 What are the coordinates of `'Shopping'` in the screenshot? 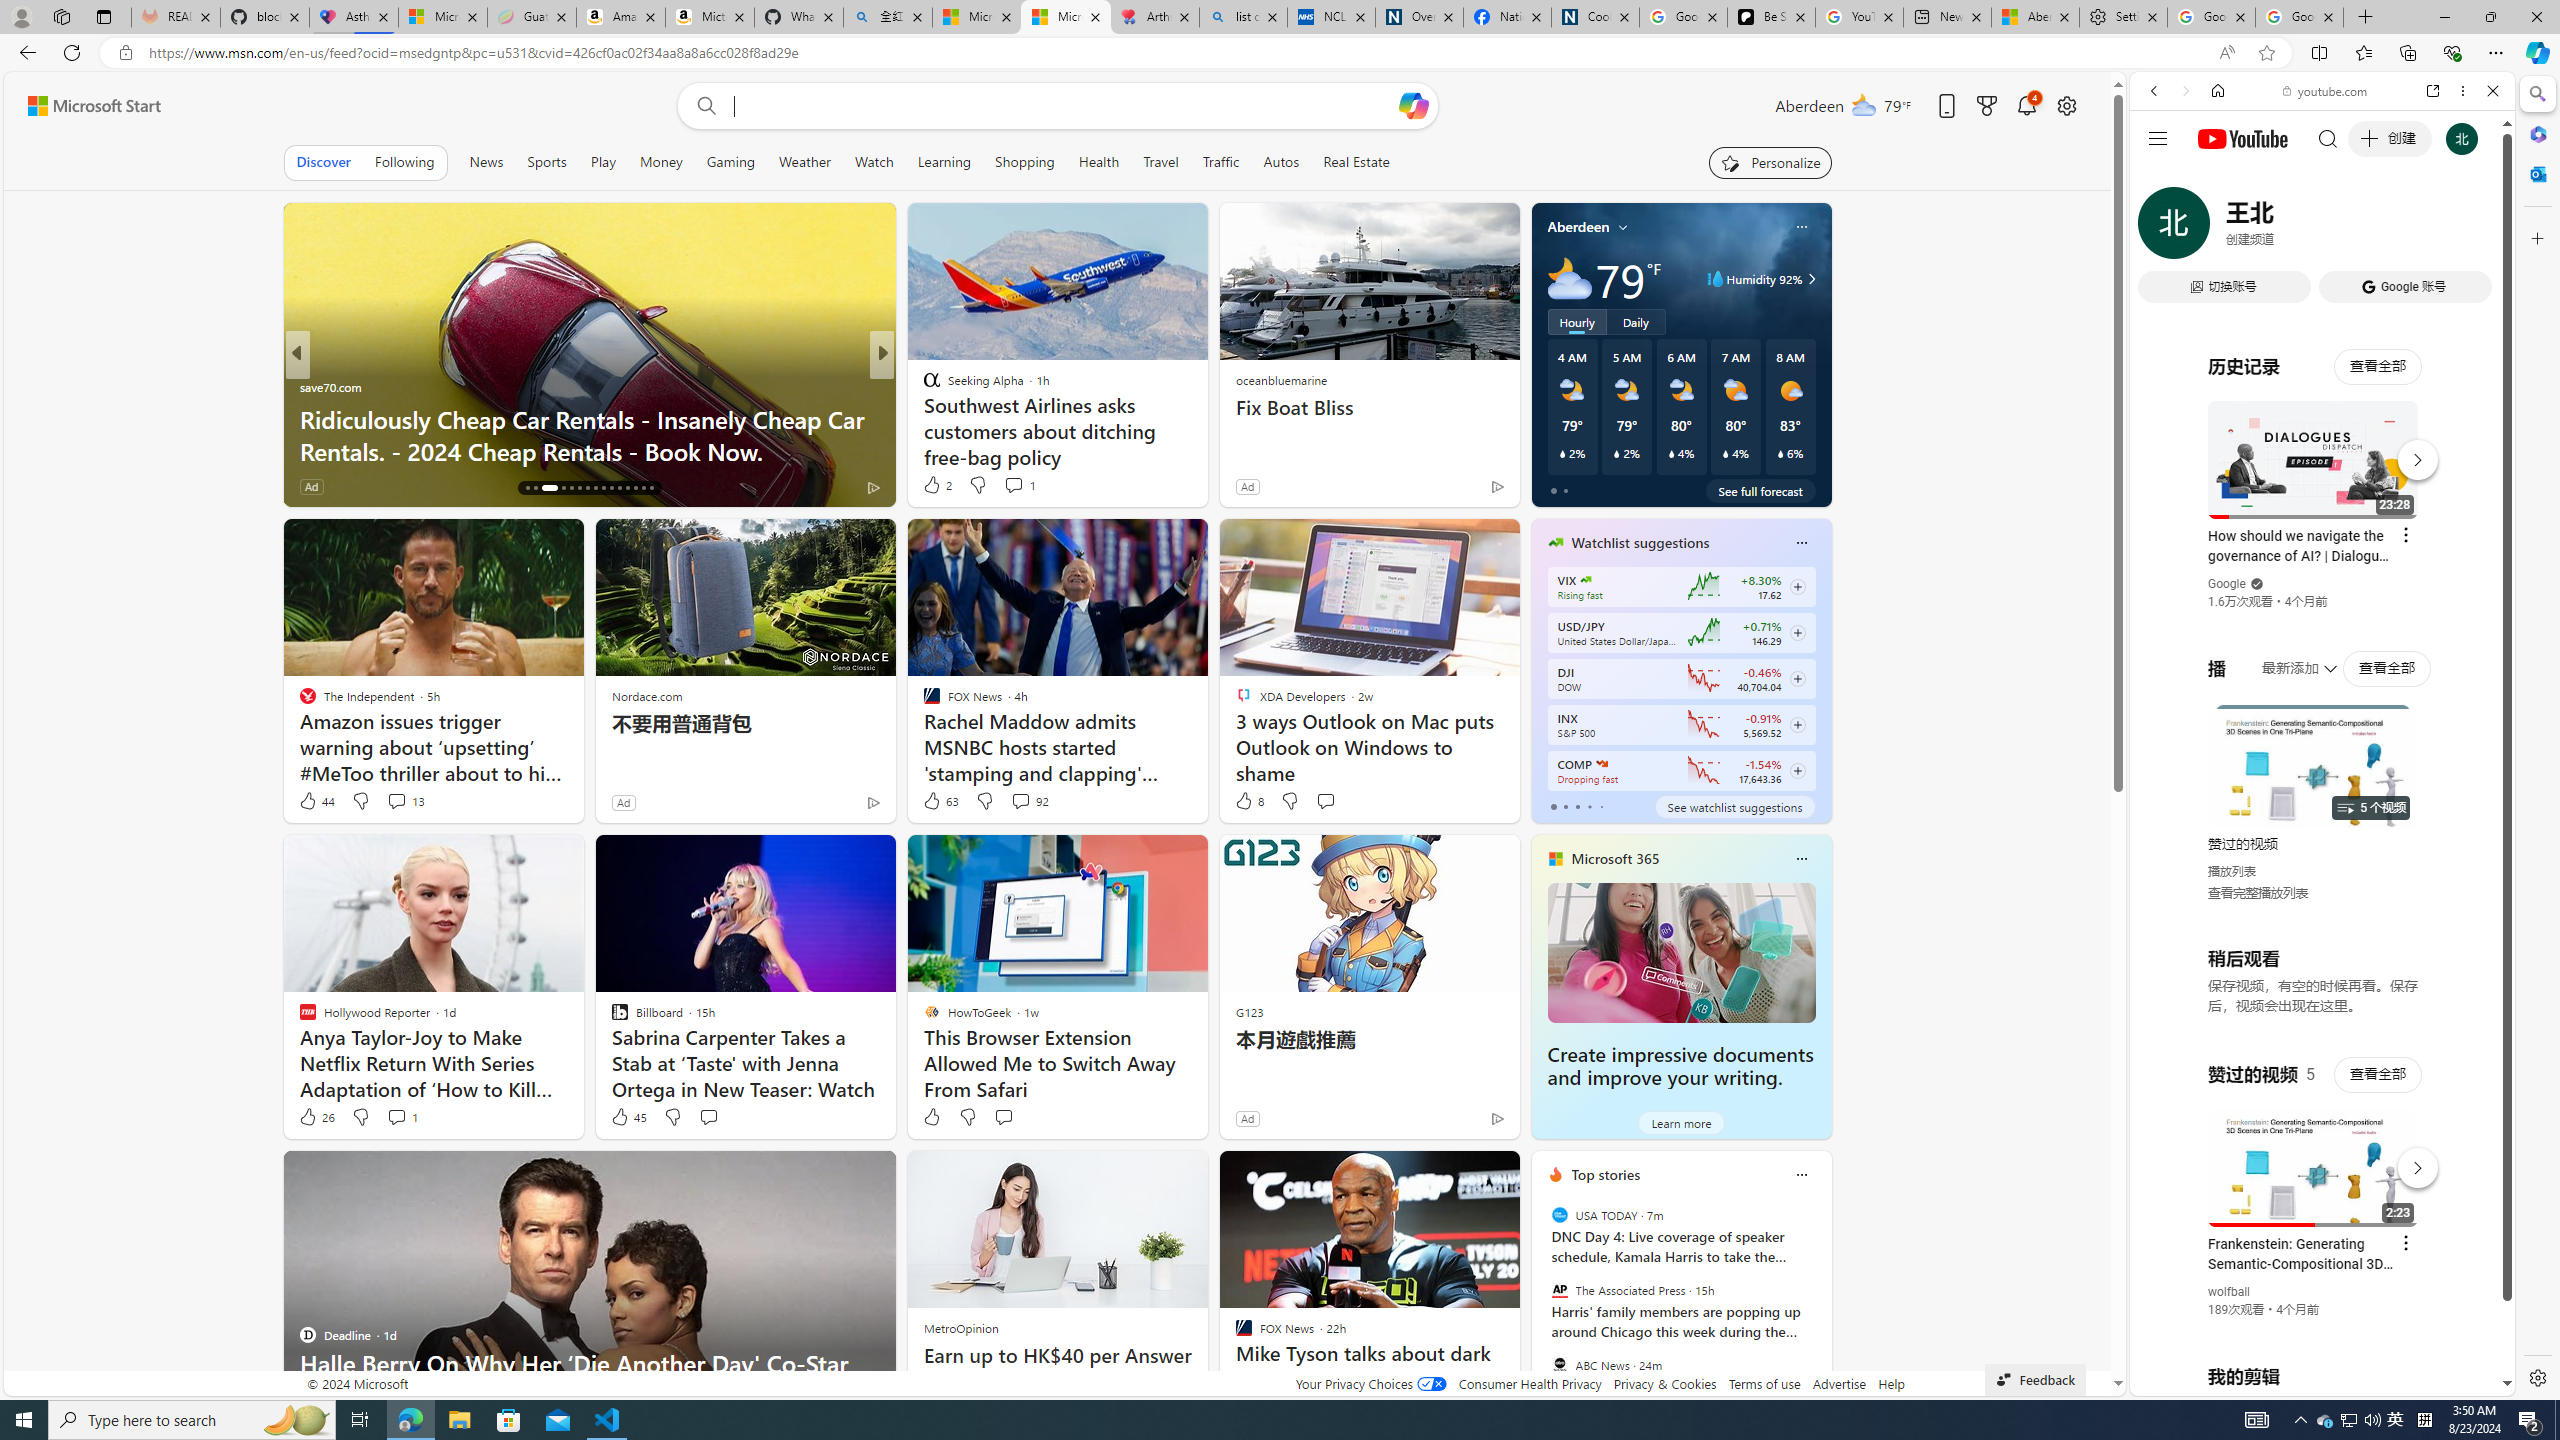 It's located at (1024, 161).